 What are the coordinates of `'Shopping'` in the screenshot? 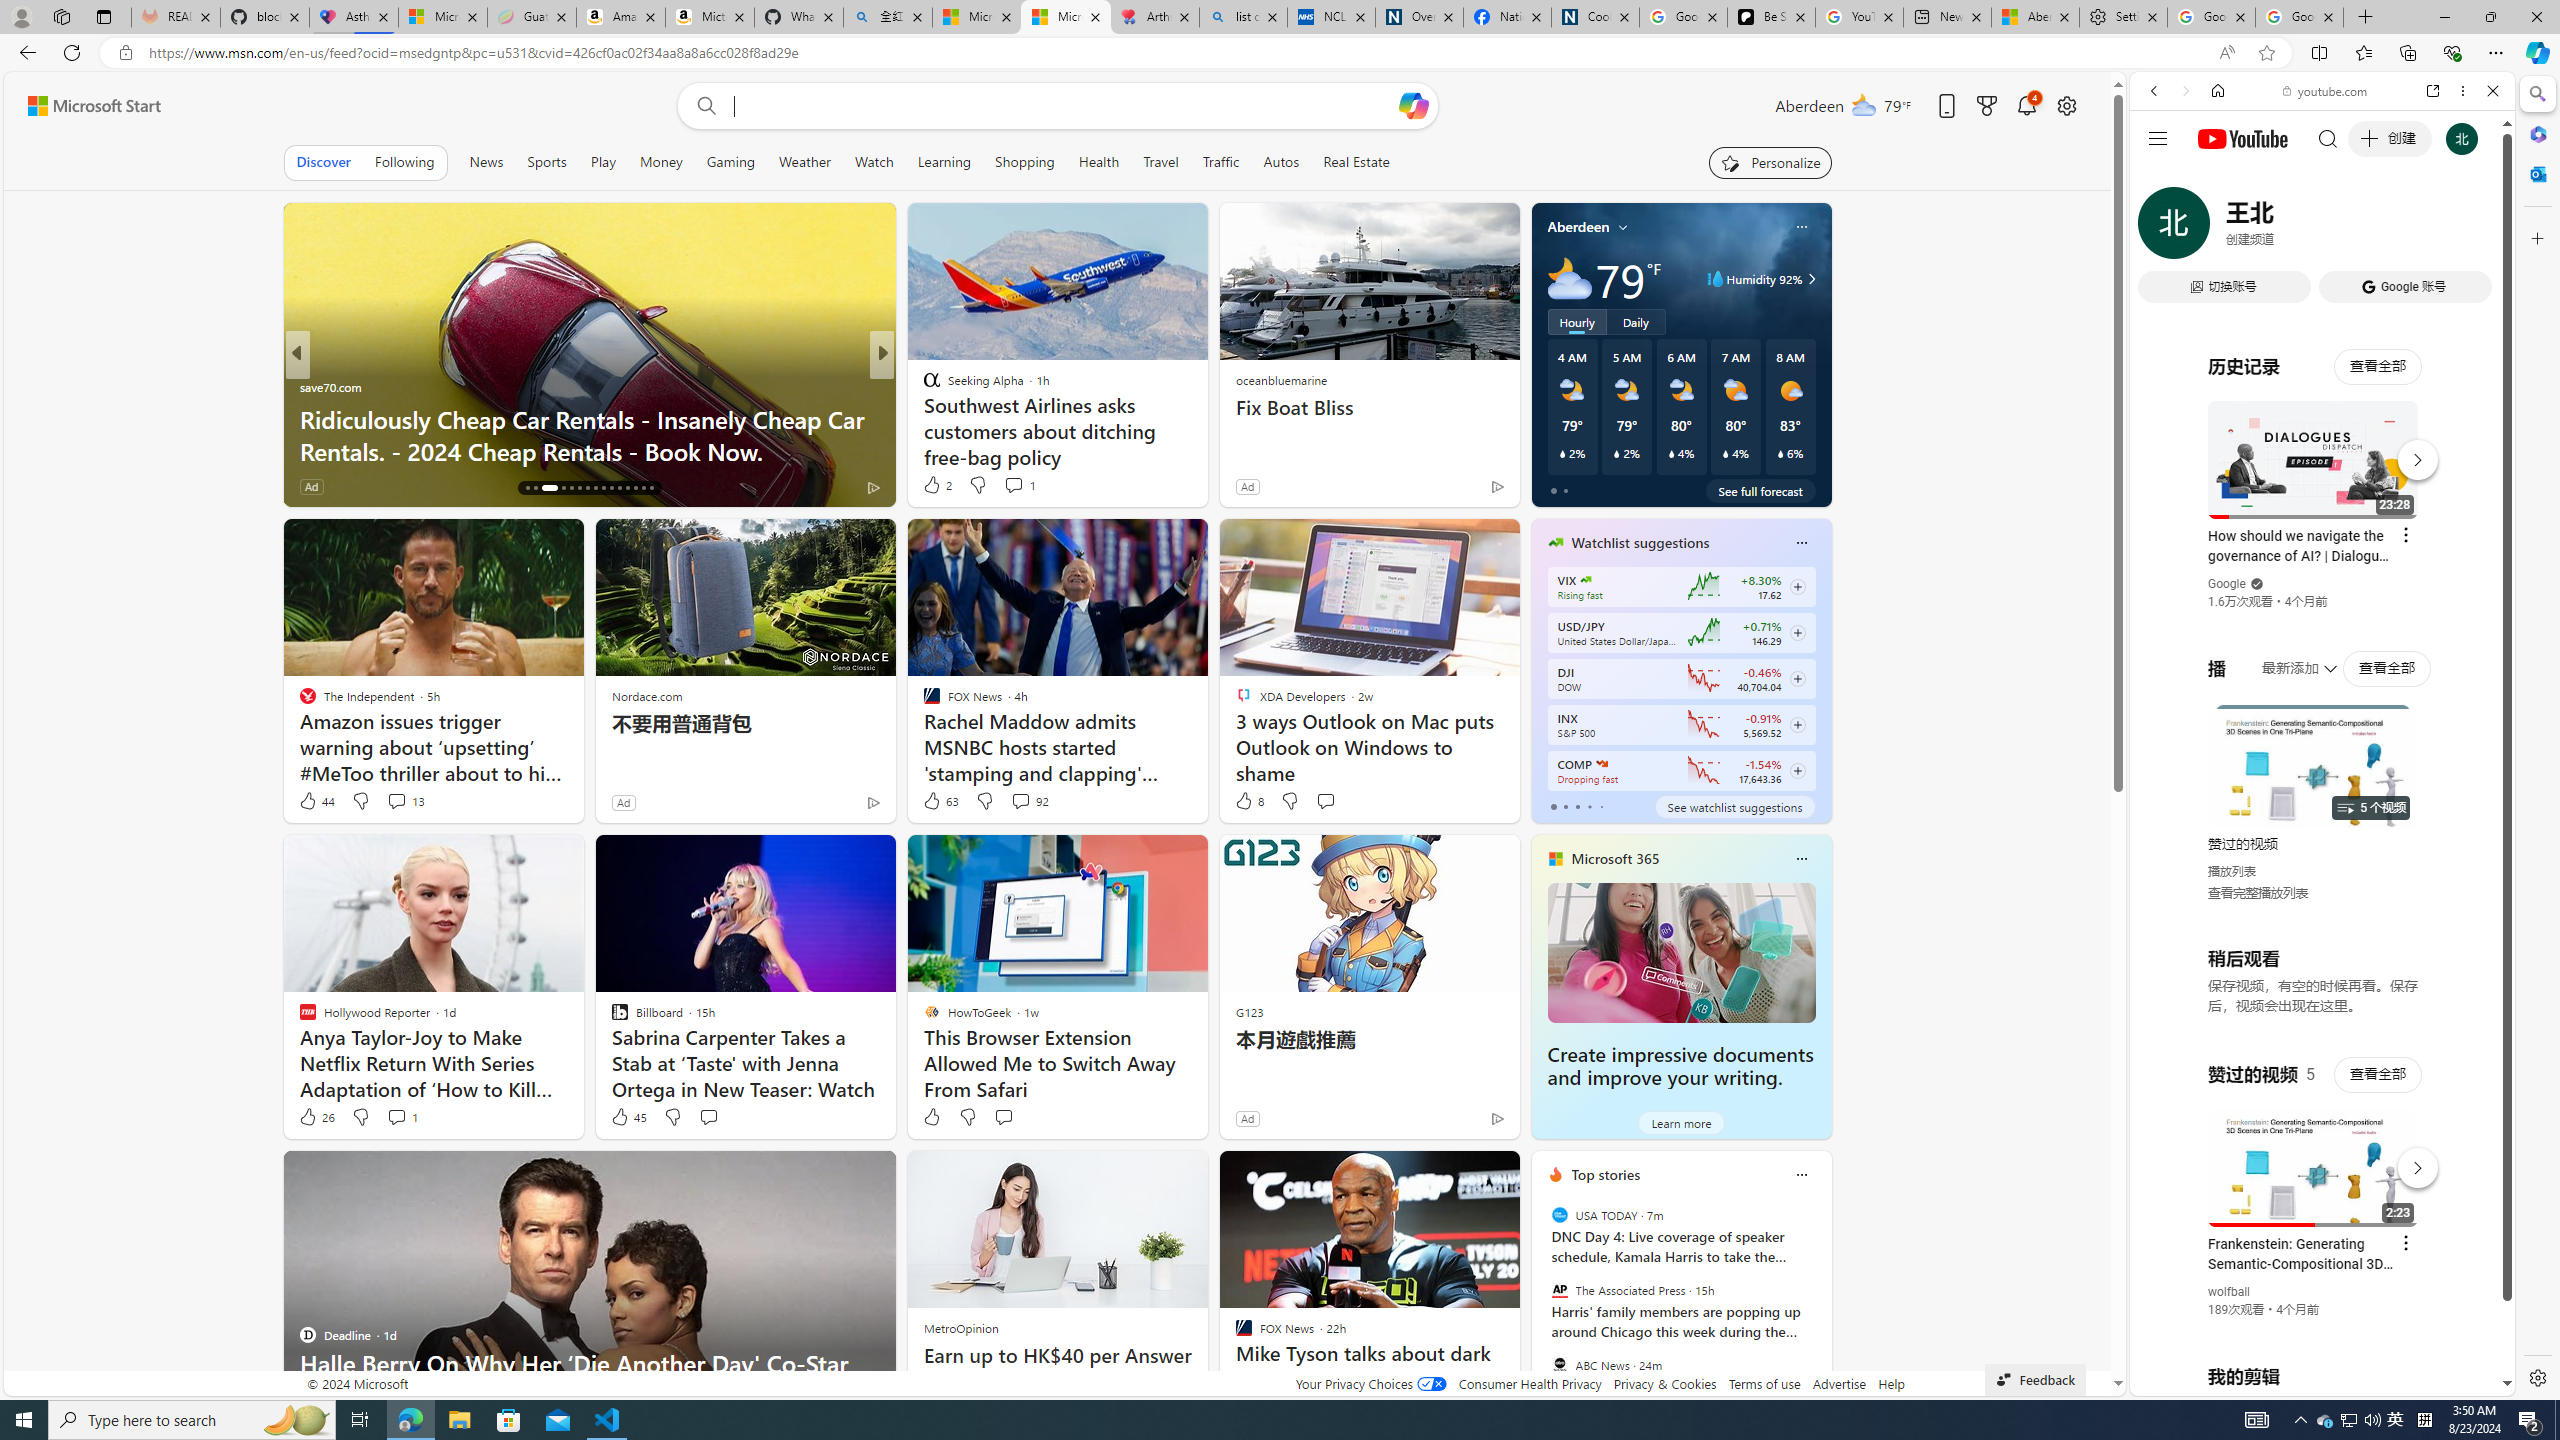 It's located at (1024, 161).